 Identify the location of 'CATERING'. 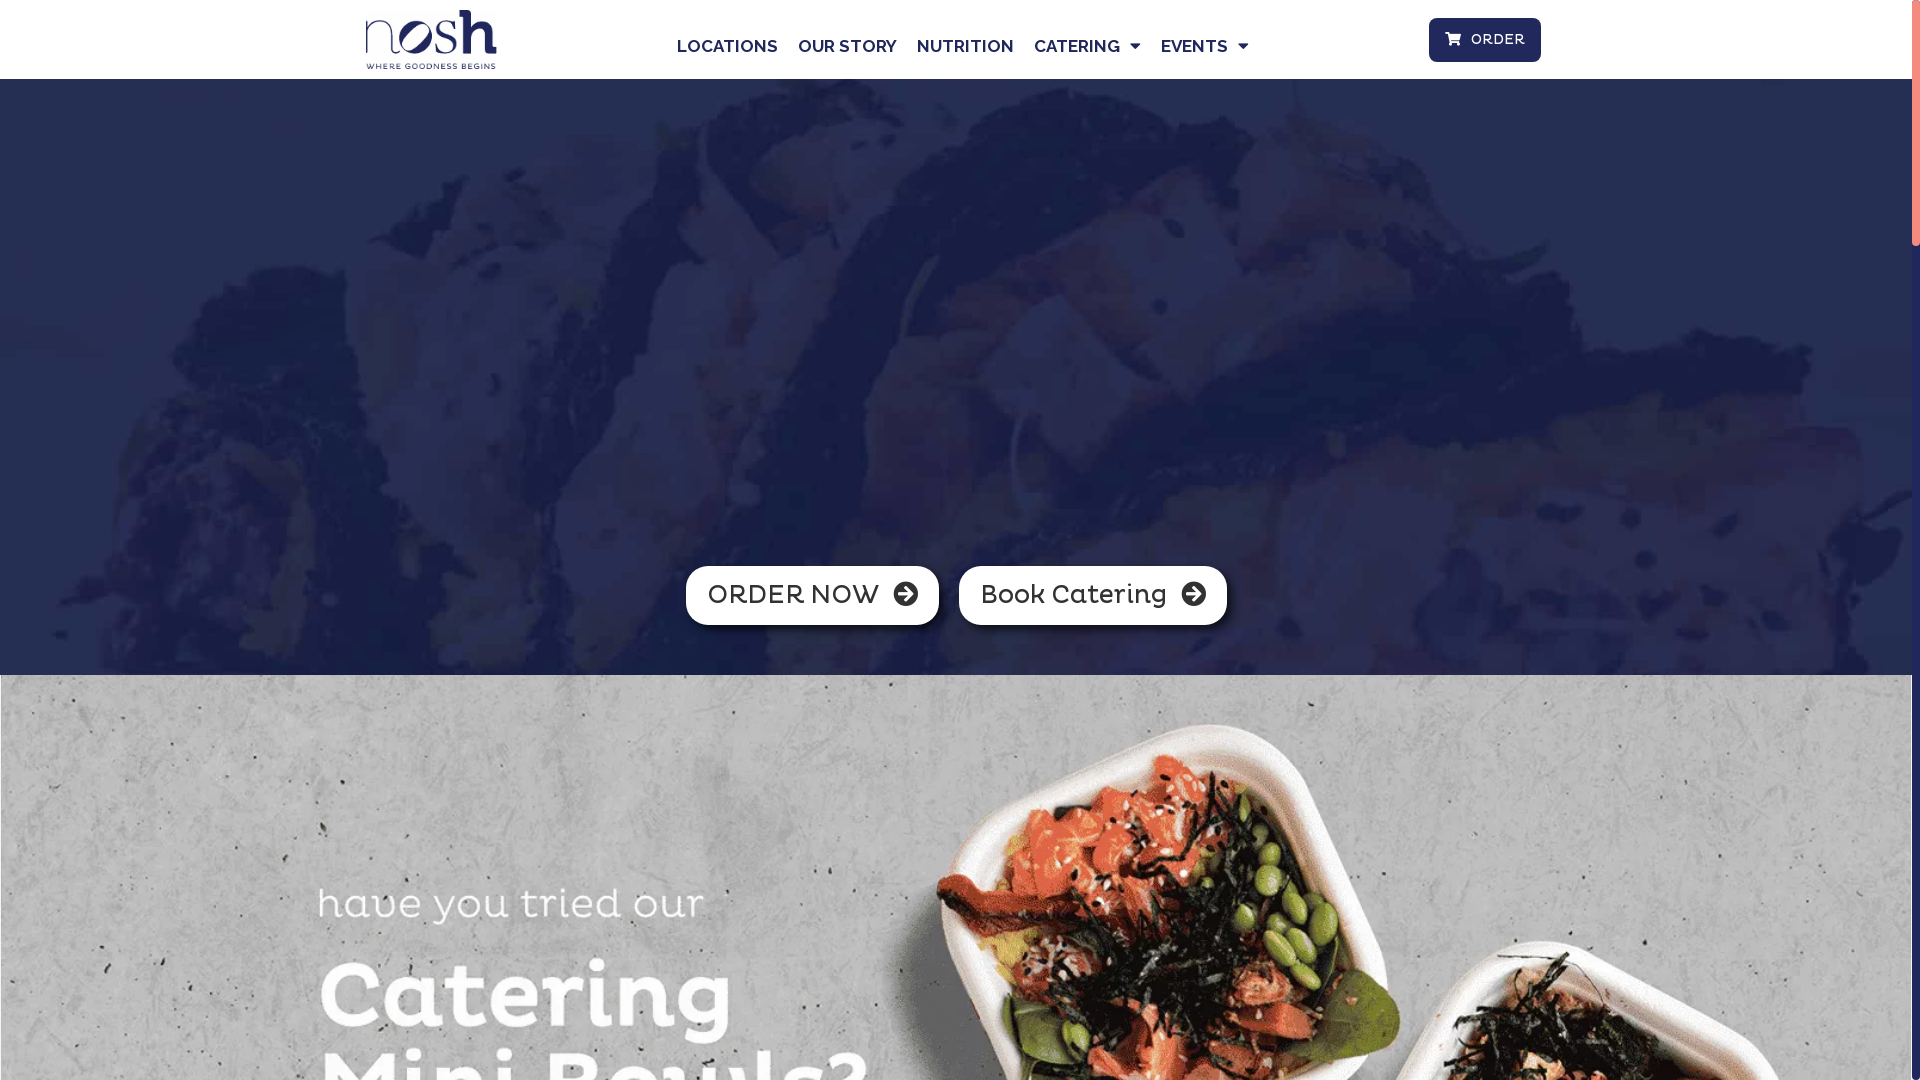
(1086, 45).